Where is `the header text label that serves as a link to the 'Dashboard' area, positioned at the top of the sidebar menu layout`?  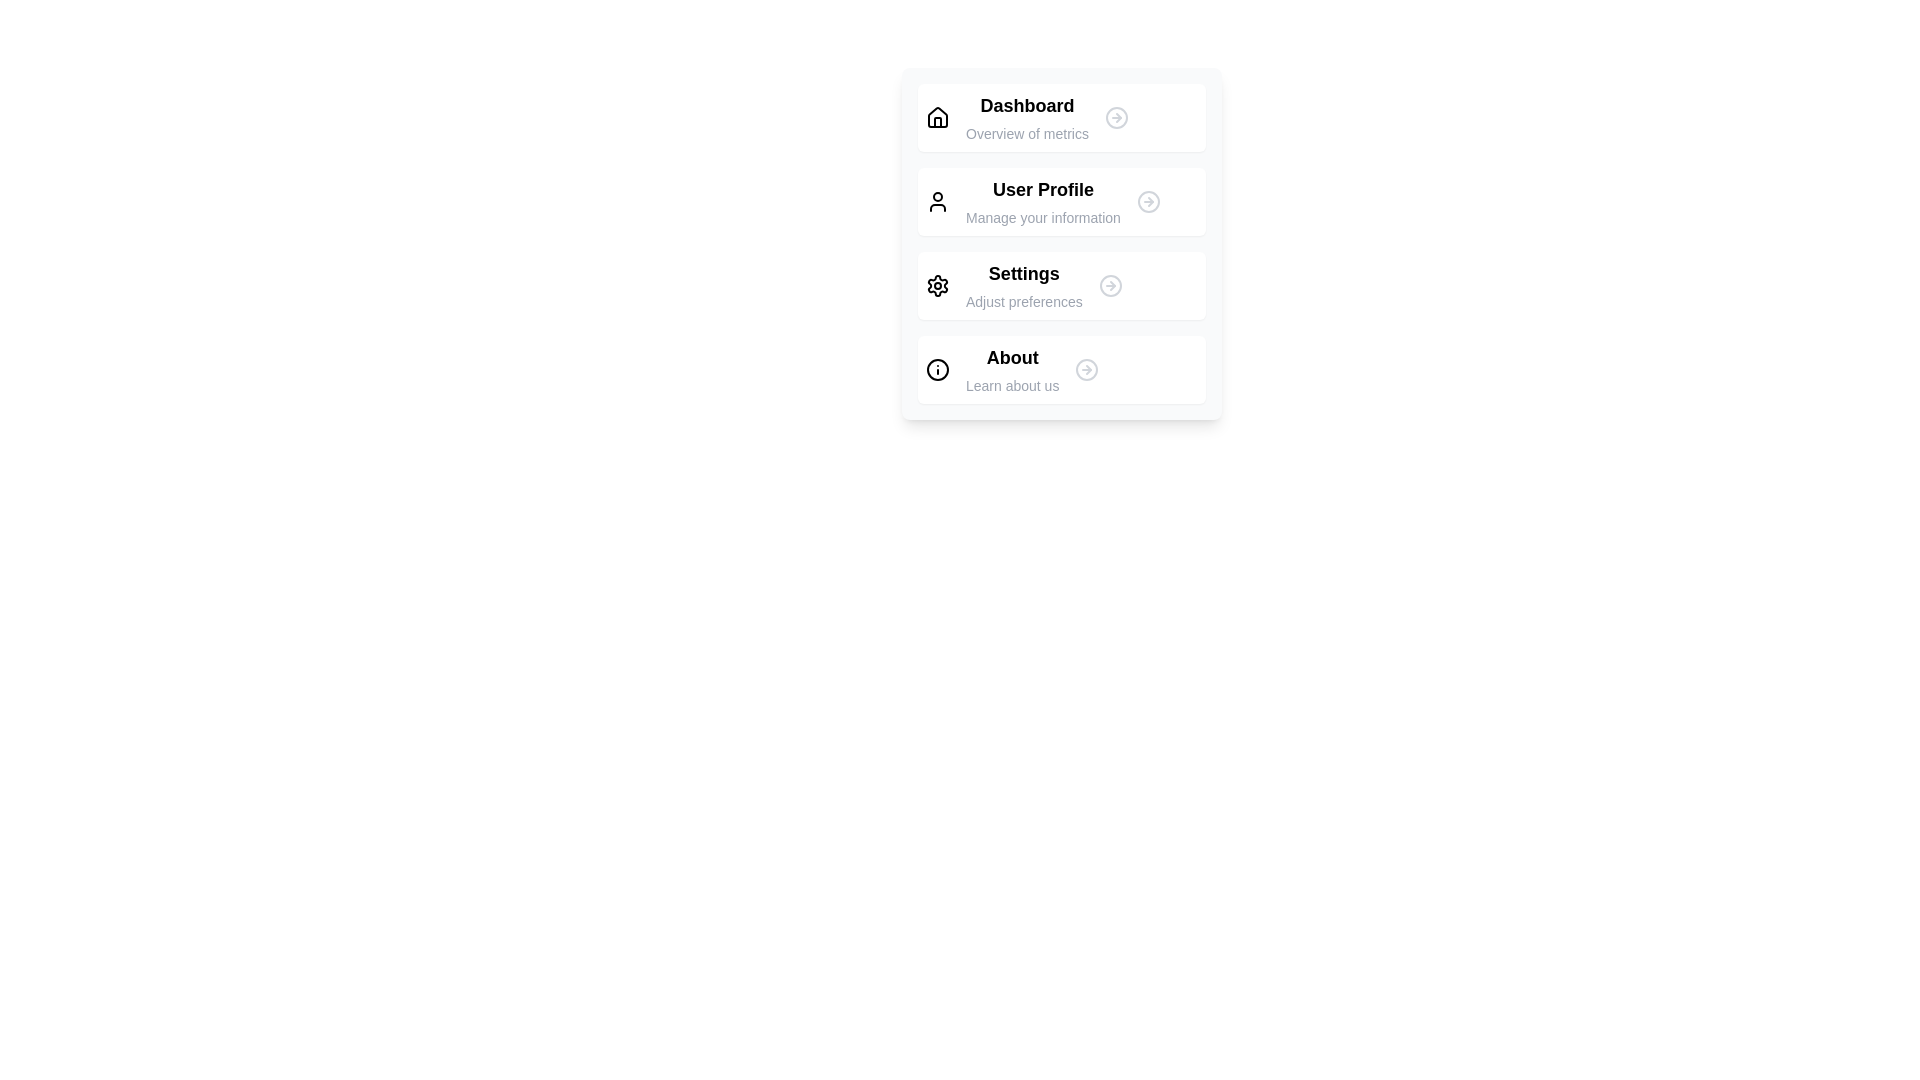 the header text label that serves as a link to the 'Dashboard' area, positioned at the top of the sidebar menu layout is located at coordinates (1027, 105).